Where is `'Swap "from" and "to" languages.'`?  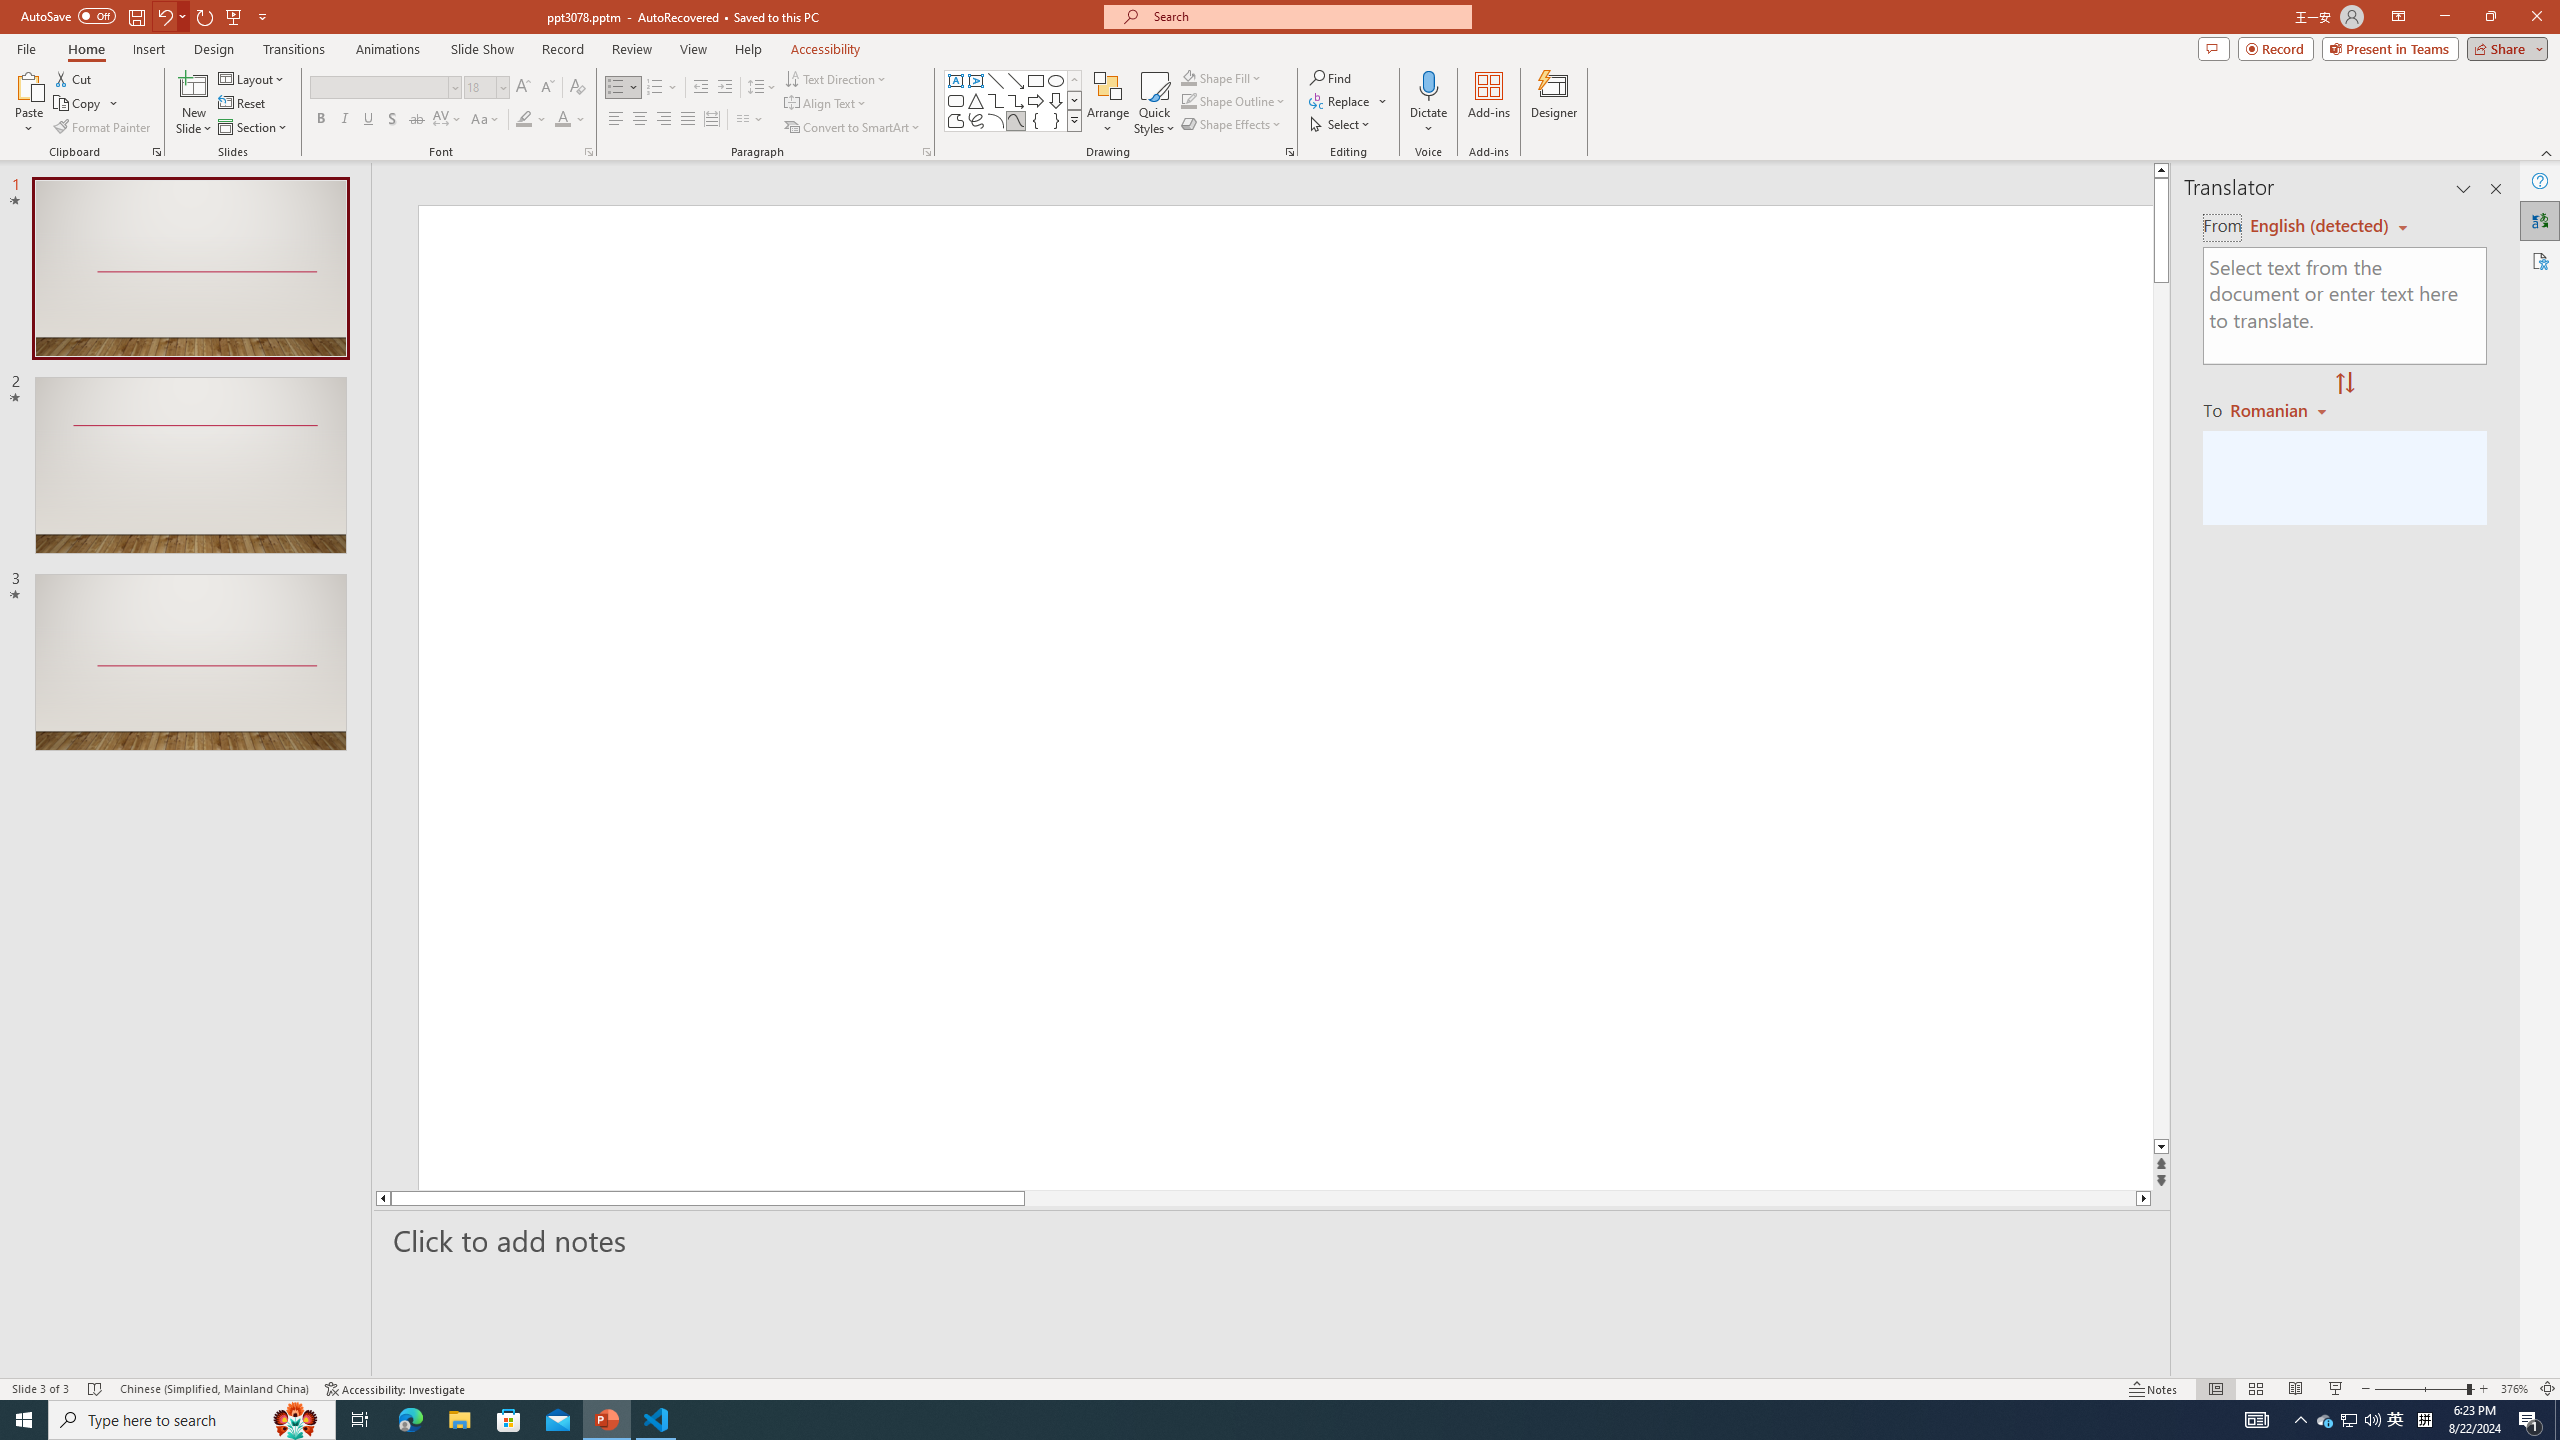
'Swap "from" and "to" languages.' is located at coordinates (2343, 383).